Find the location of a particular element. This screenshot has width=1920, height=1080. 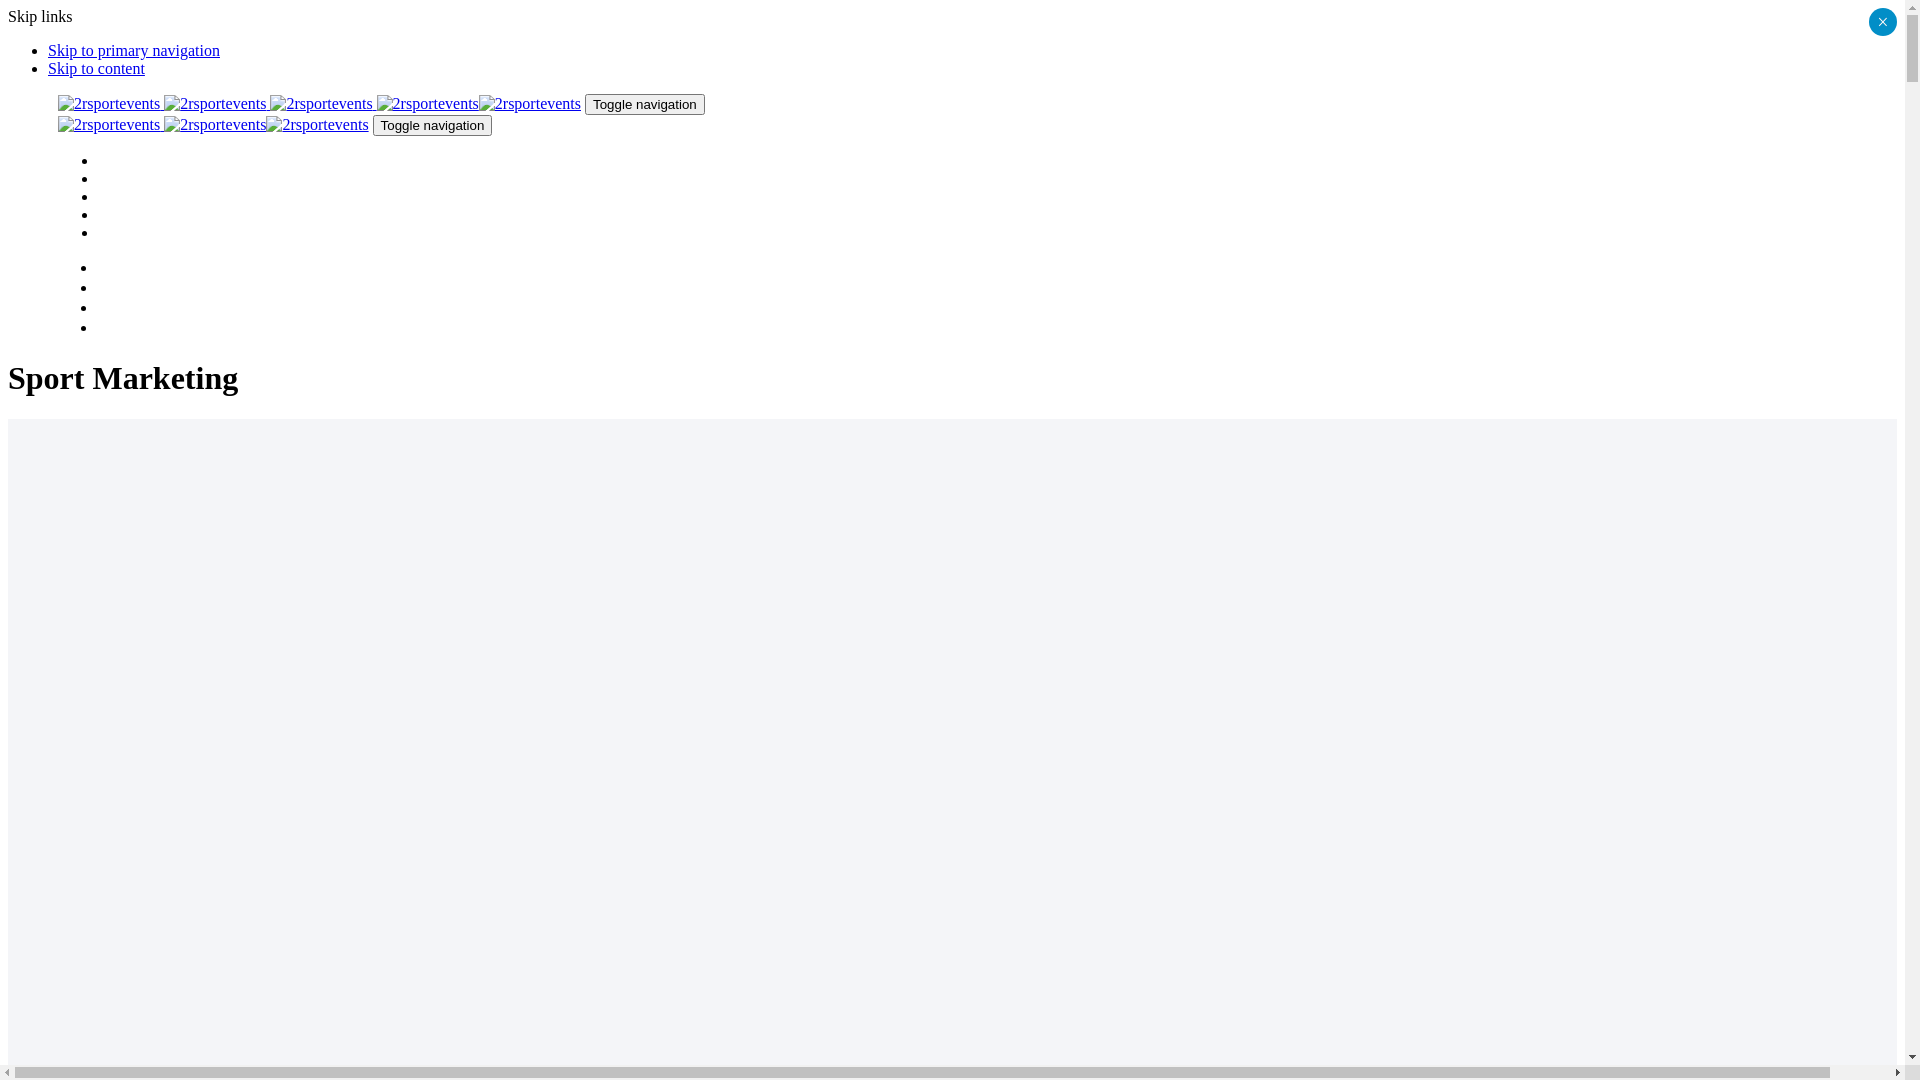

'Toggle navigation' is located at coordinates (431, 125).